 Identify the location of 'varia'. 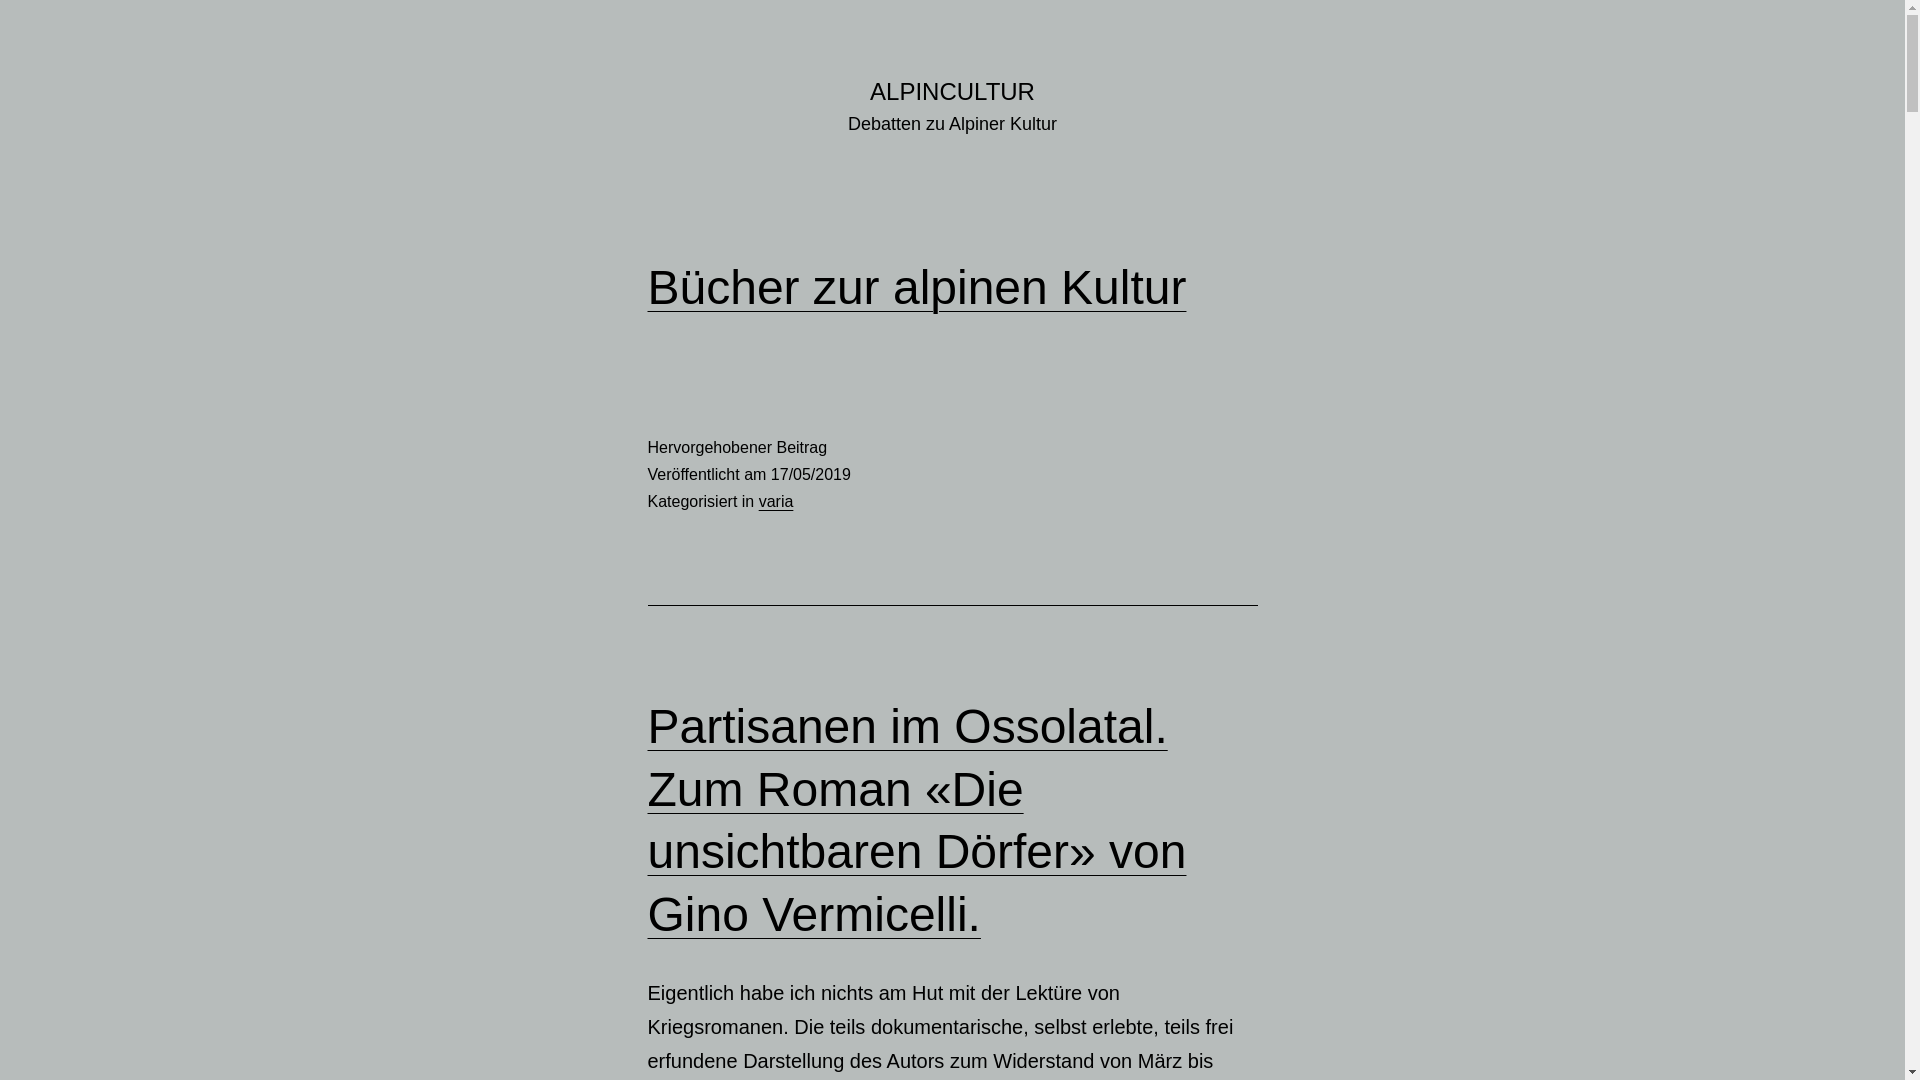
(775, 500).